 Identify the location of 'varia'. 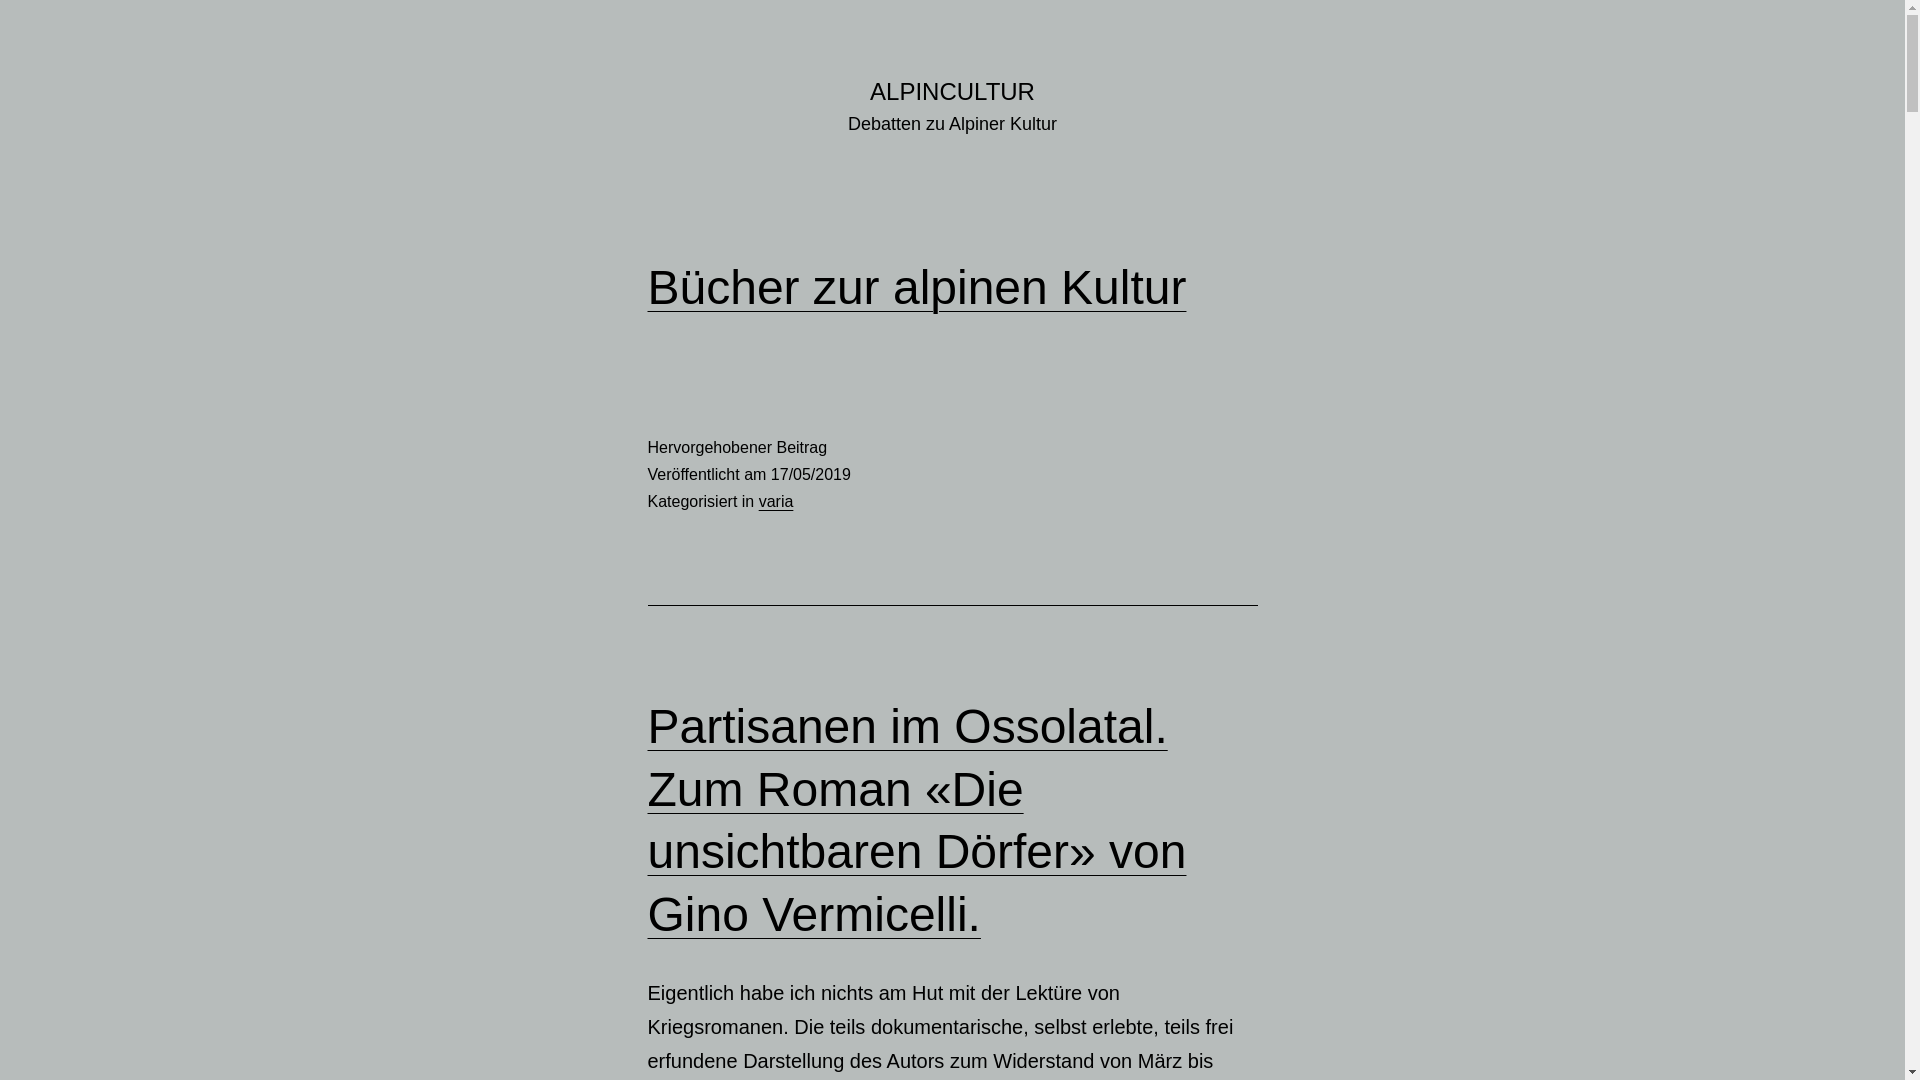
(775, 500).